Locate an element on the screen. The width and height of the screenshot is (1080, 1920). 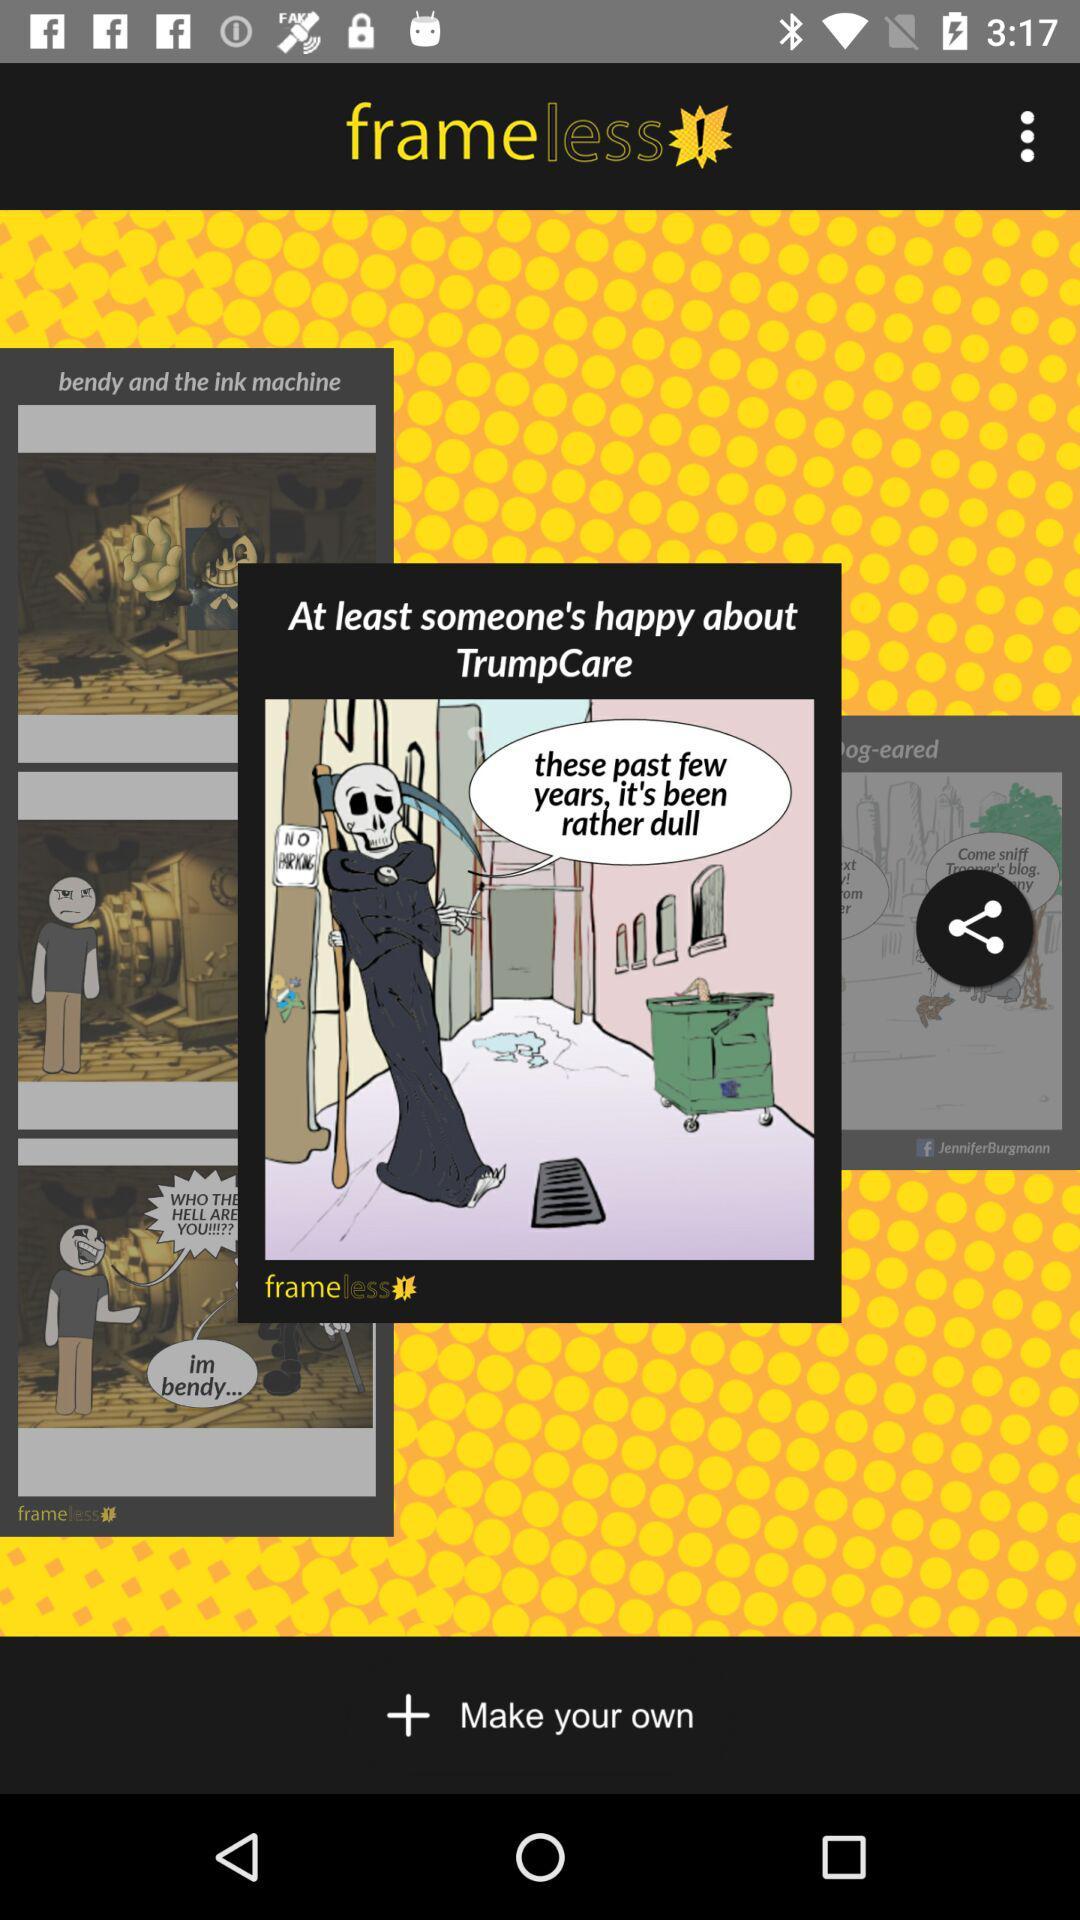
new frame is located at coordinates (538, 1714).